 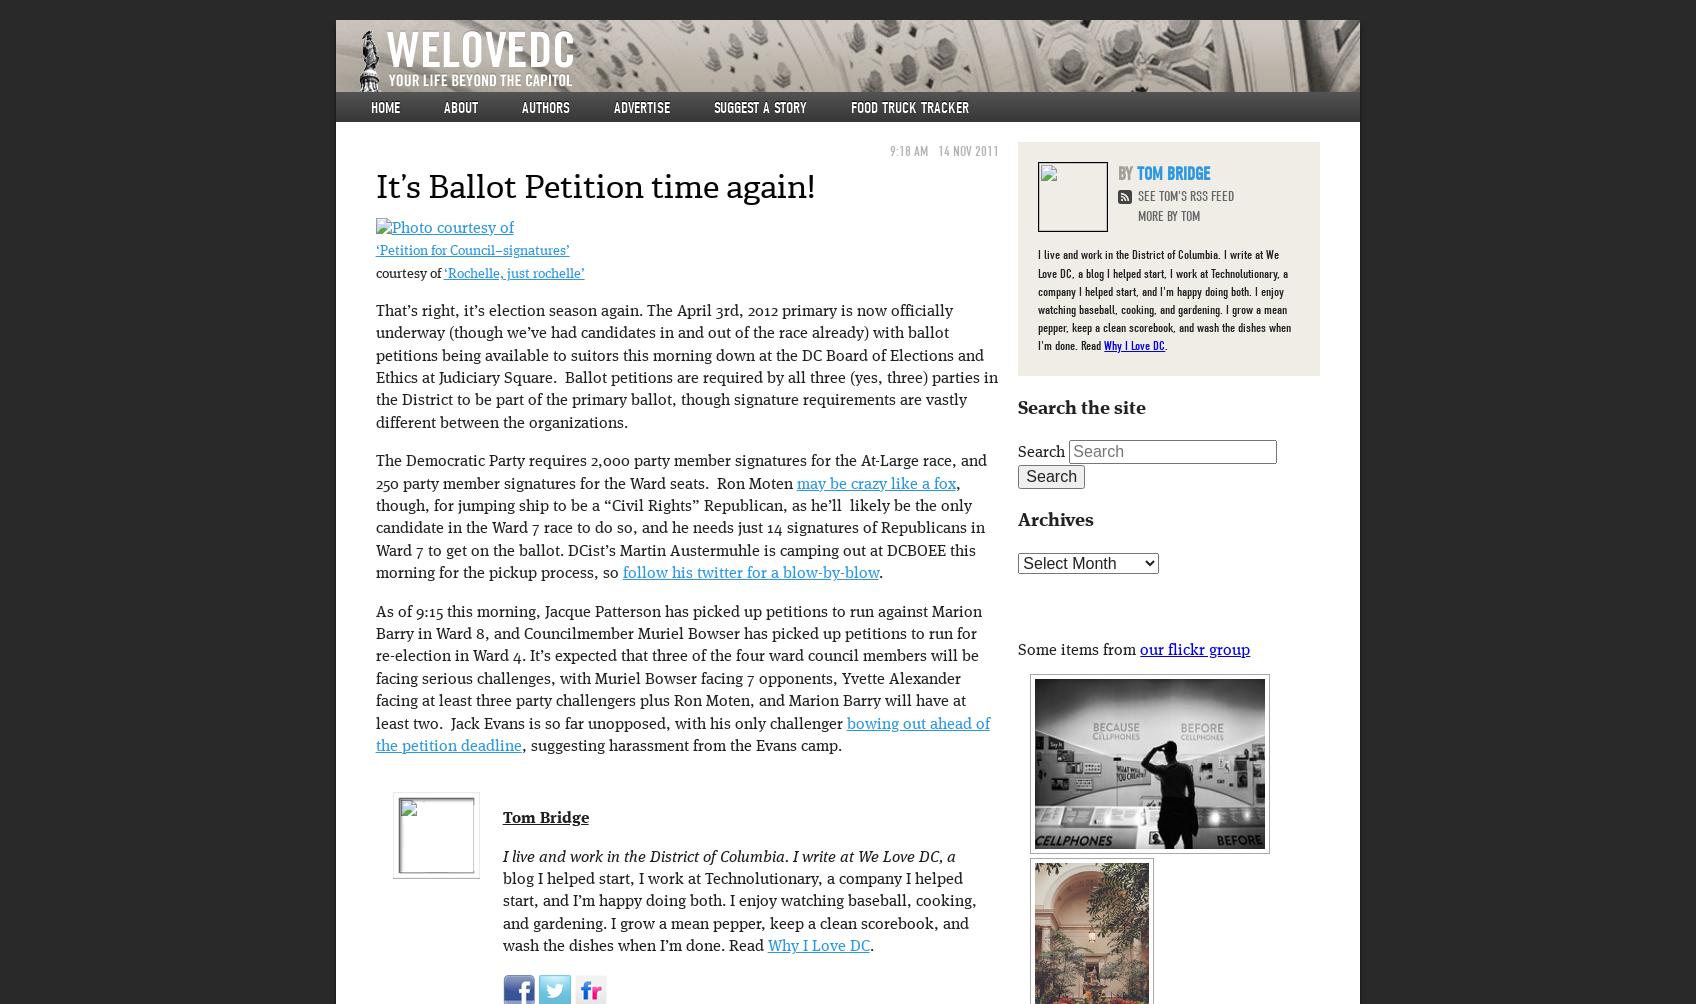 What do you see at coordinates (1186, 195) in the screenshot?
I see `'See Tom's RSS Feed'` at bounding box center [1186, 195].